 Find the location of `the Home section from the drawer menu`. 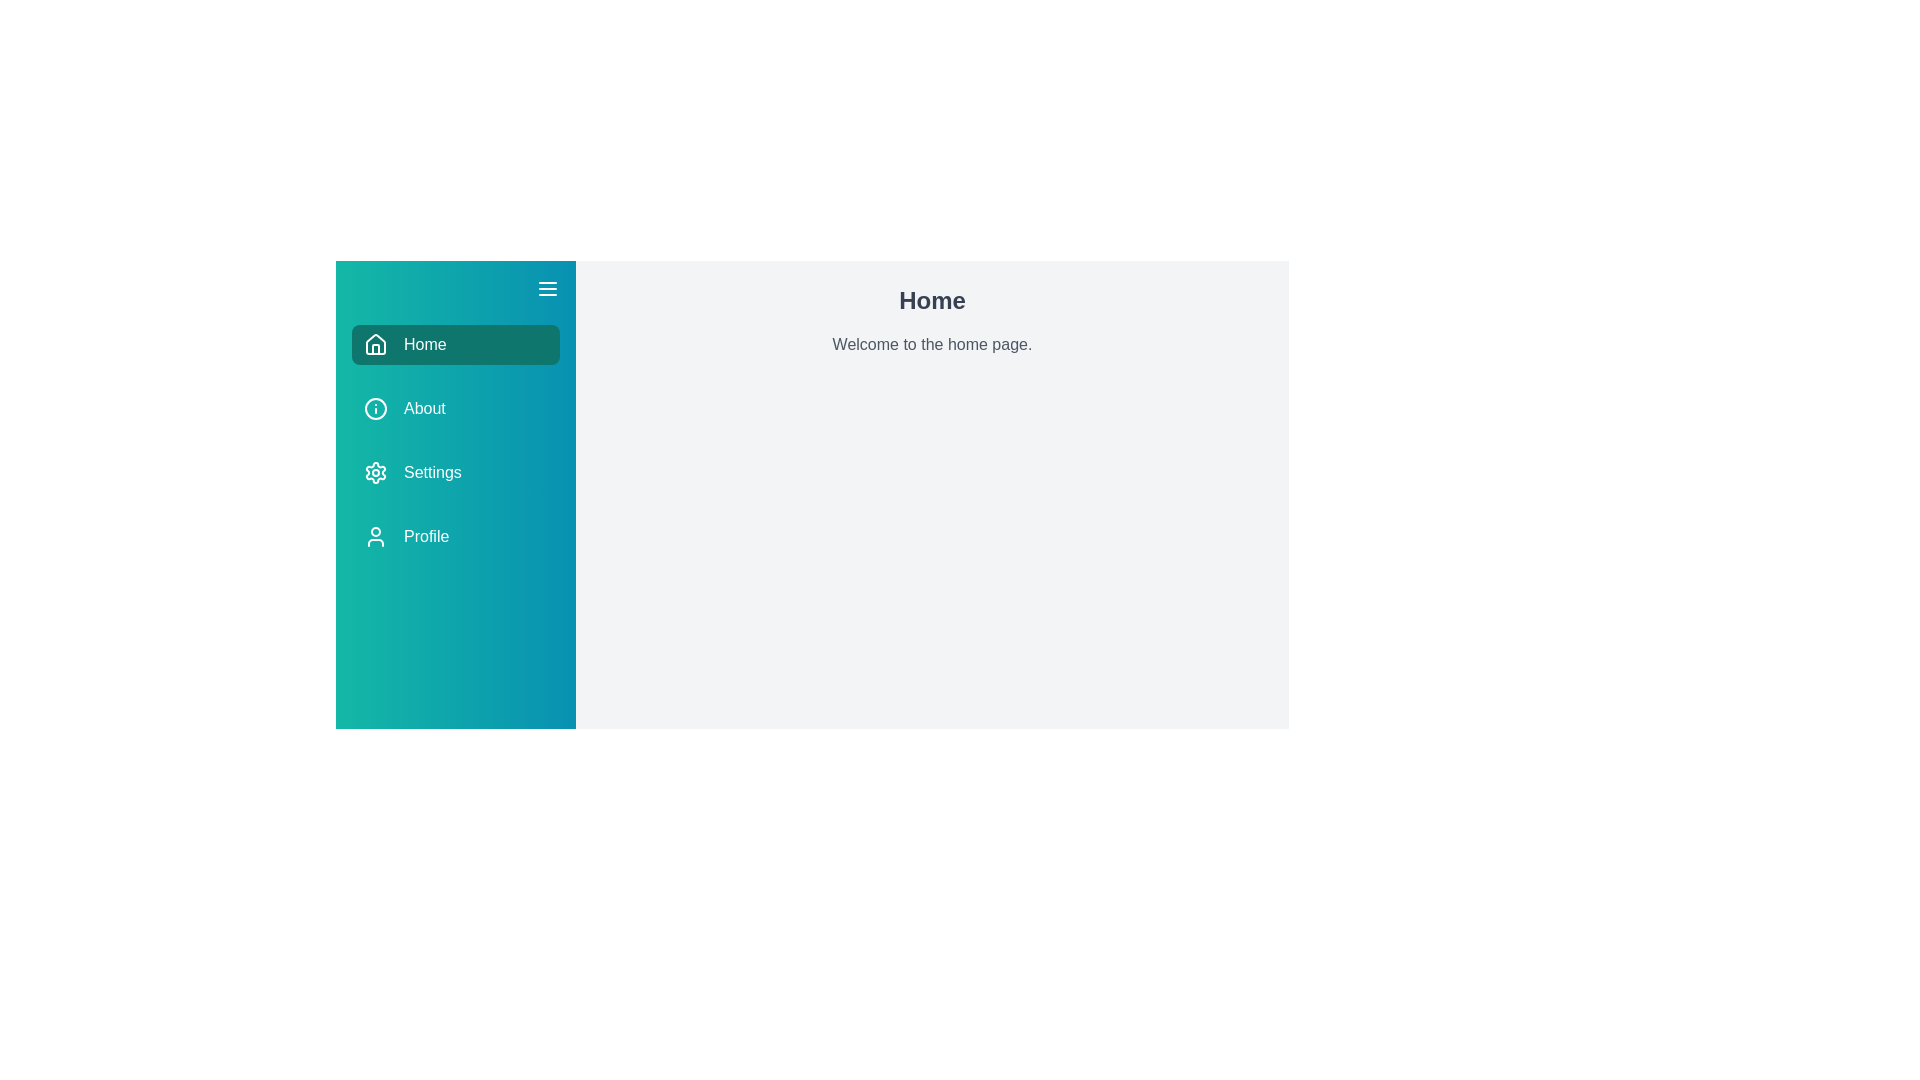

the Home section from the drawer menu is located at coordinates (455, 343).